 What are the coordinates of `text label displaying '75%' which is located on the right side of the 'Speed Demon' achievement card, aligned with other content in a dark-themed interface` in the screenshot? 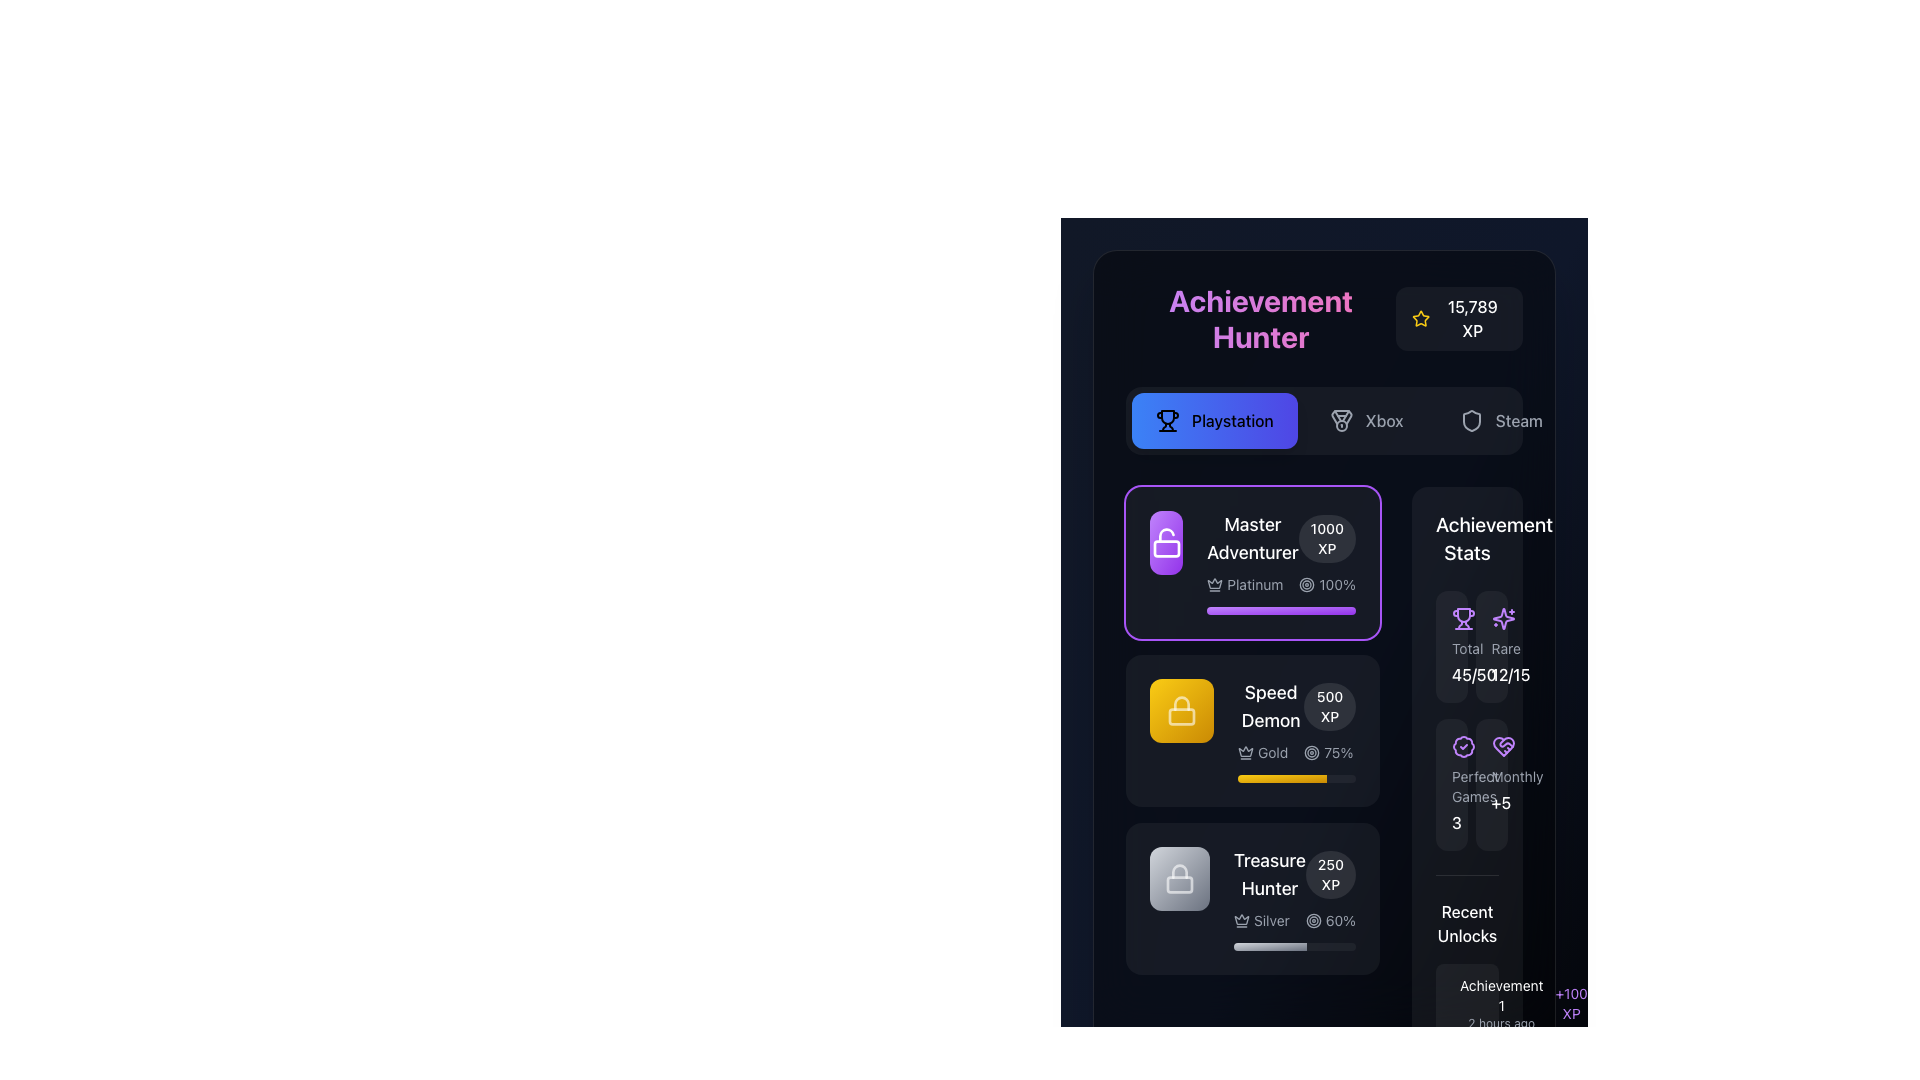 It's located at (1338, 752).